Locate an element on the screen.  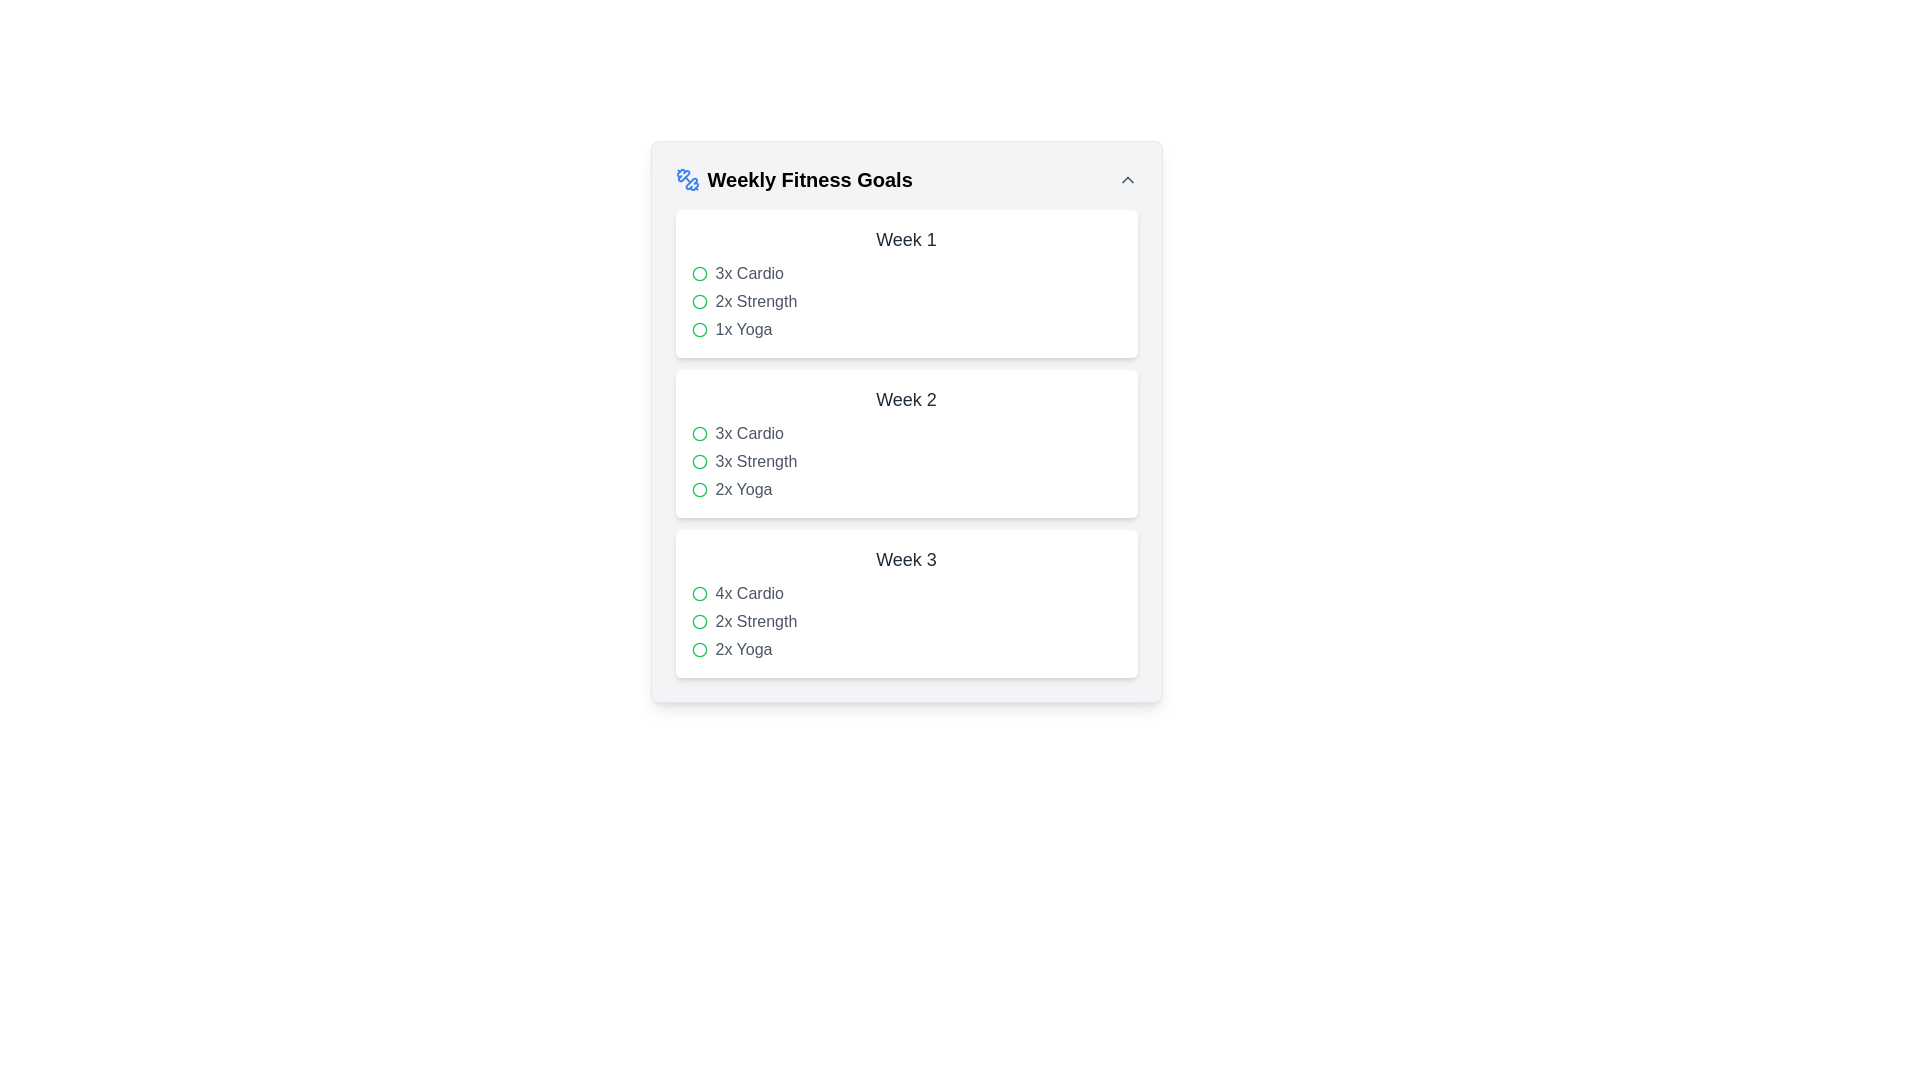
the text label '2x Strength' in gray font, which is located in the Week 3 section of the Weekly Fitness Goals card, positioned below '4x Cardio' and above '2x Yoga', with a green circular icon to its left is located at coordinates (755, 620).